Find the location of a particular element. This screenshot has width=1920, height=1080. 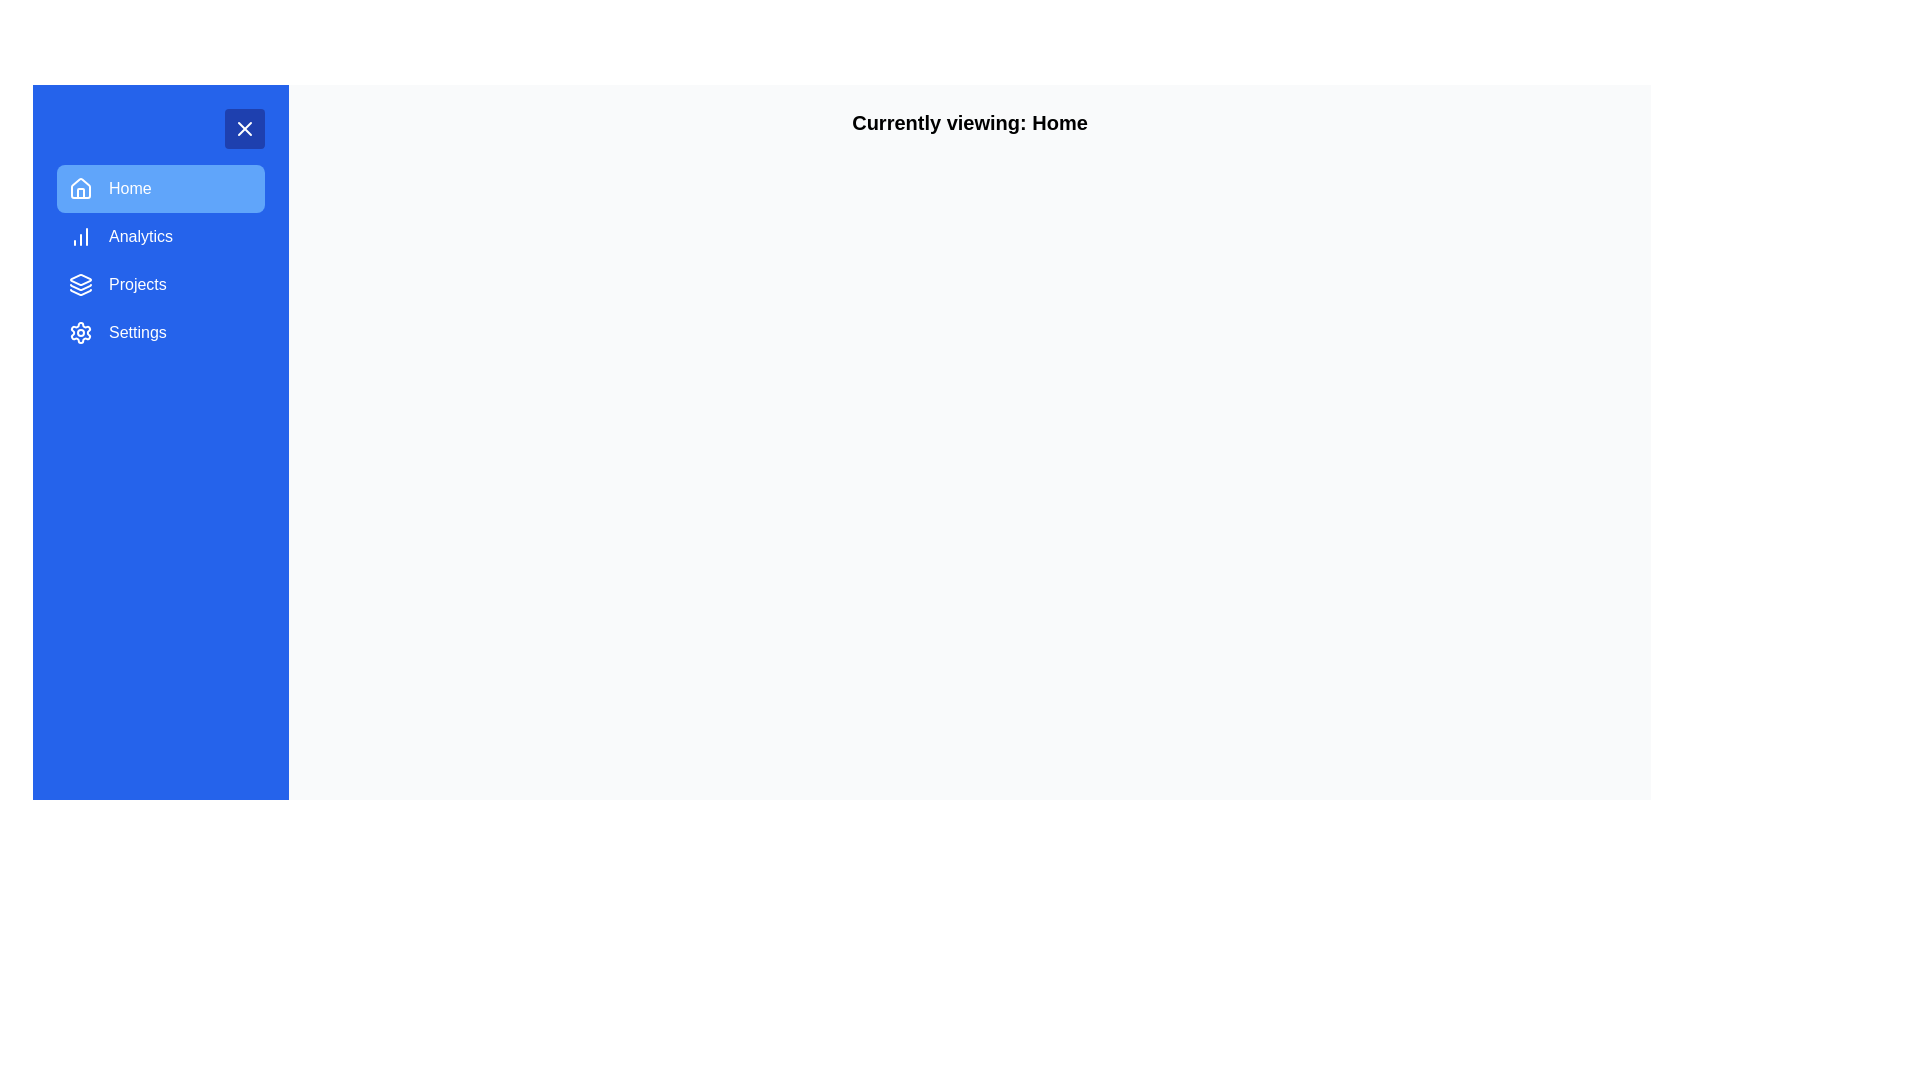

the 'Projects' button in the vertical menu, which is the third option below 'Analytics' and above 'Settings' is located at coordinates (161, 285).